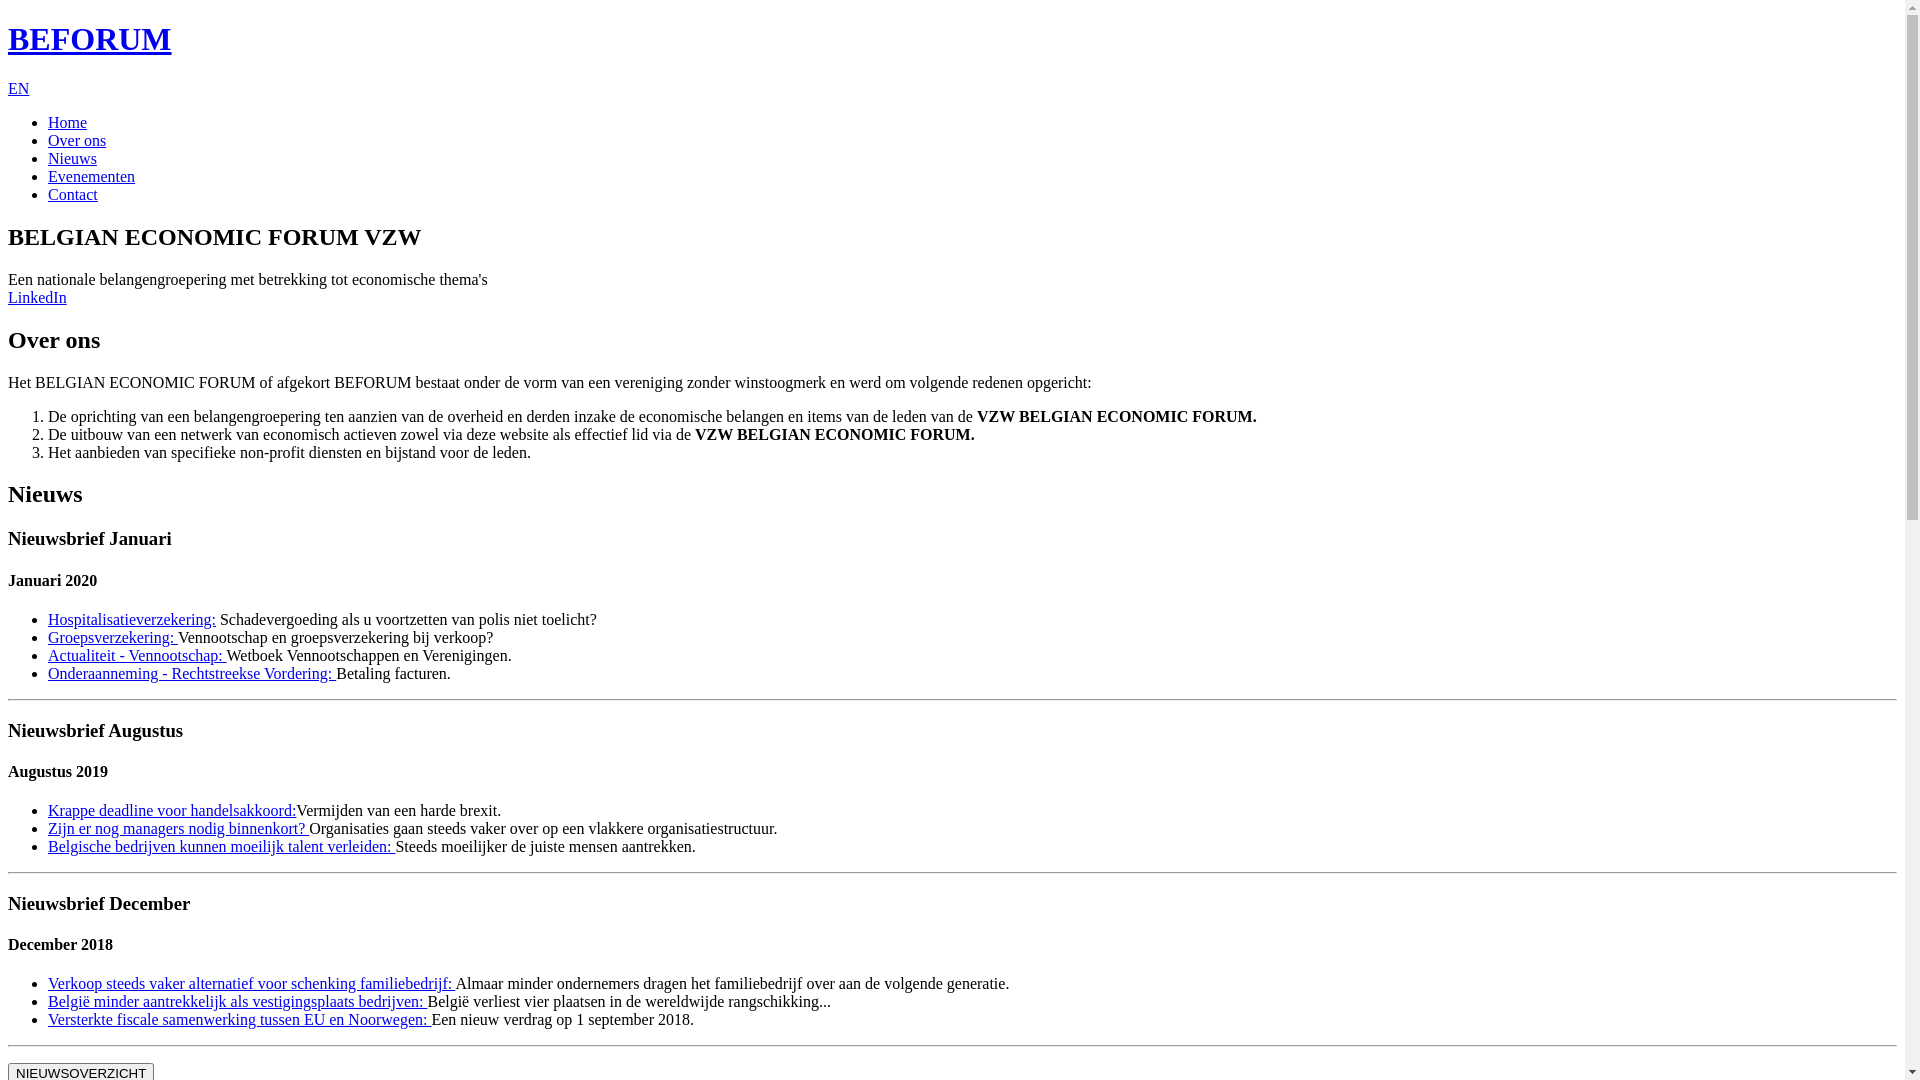  I want to click on 'Actualiteit - Vennootschap:', so click(136, 655).